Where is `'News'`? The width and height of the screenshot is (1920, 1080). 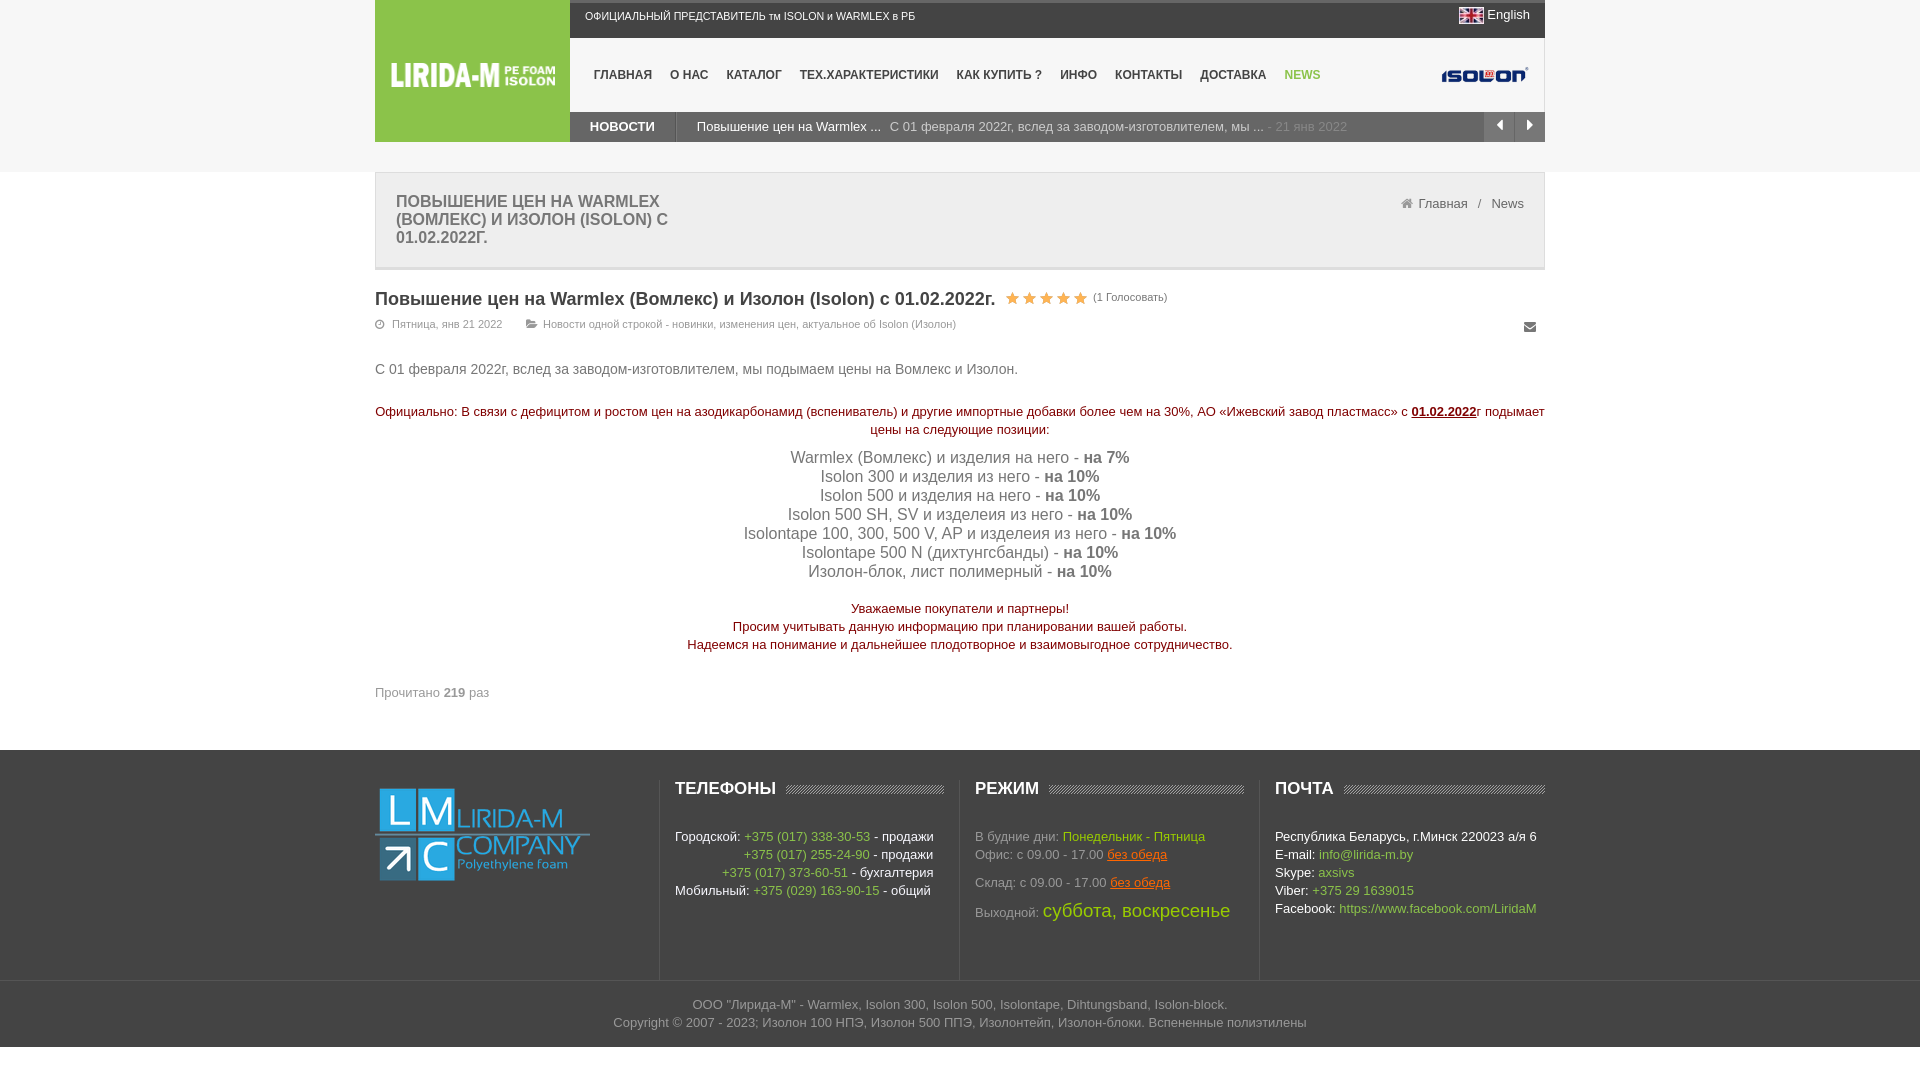
'News' is located at coordinates (1507, 203).